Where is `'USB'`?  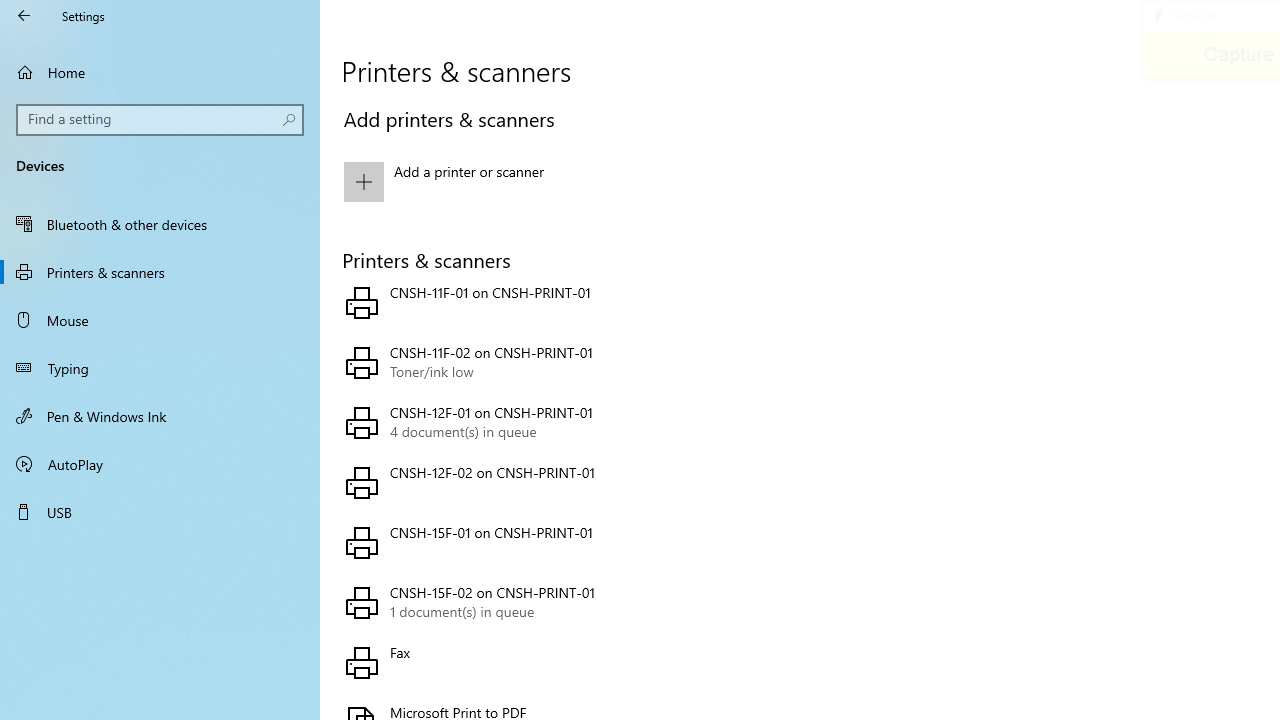
'USB' is located at coordinates (160, 510).